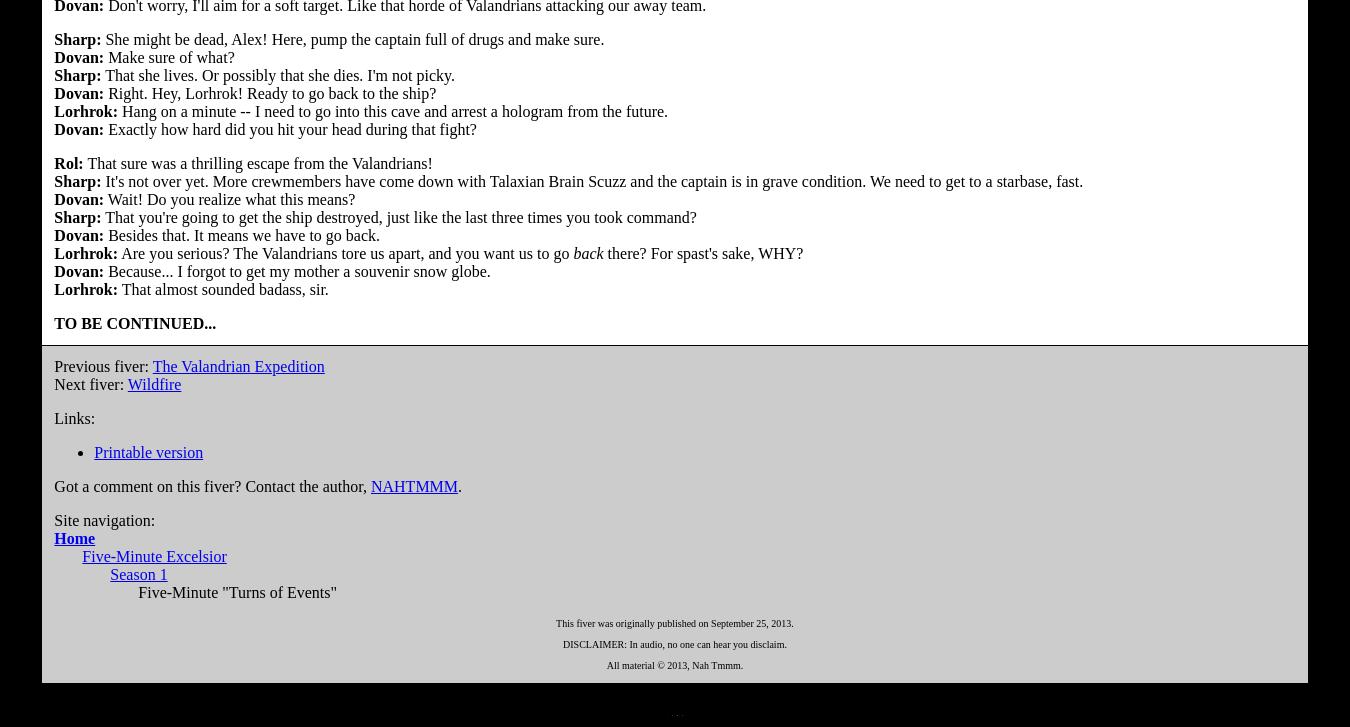  What do you see at coordinates (53, 322) in the screenshot?
I see `'TO BE CONTINUED...'` at bounding box center [53, 322].